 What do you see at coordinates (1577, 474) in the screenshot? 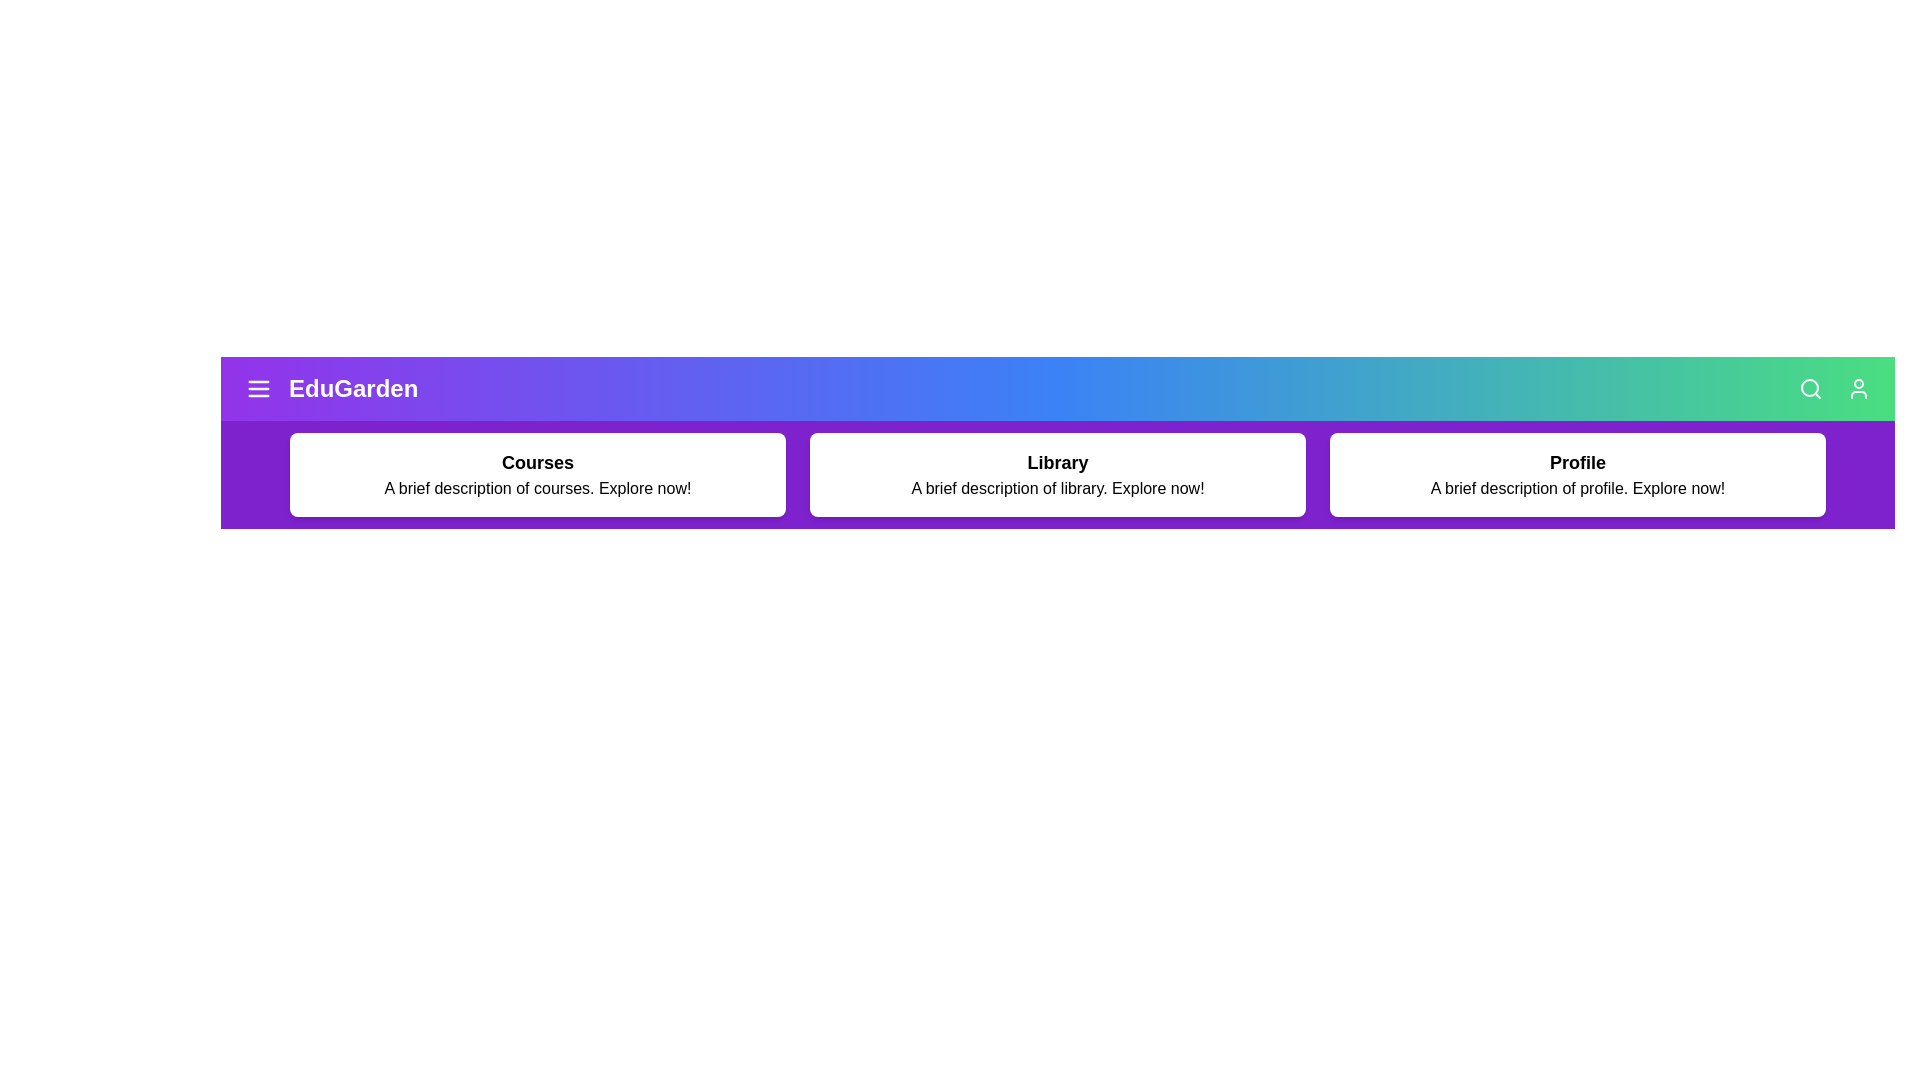
I see `the 'Profile' card to explore profile options` at bounding box center [1577, 474].